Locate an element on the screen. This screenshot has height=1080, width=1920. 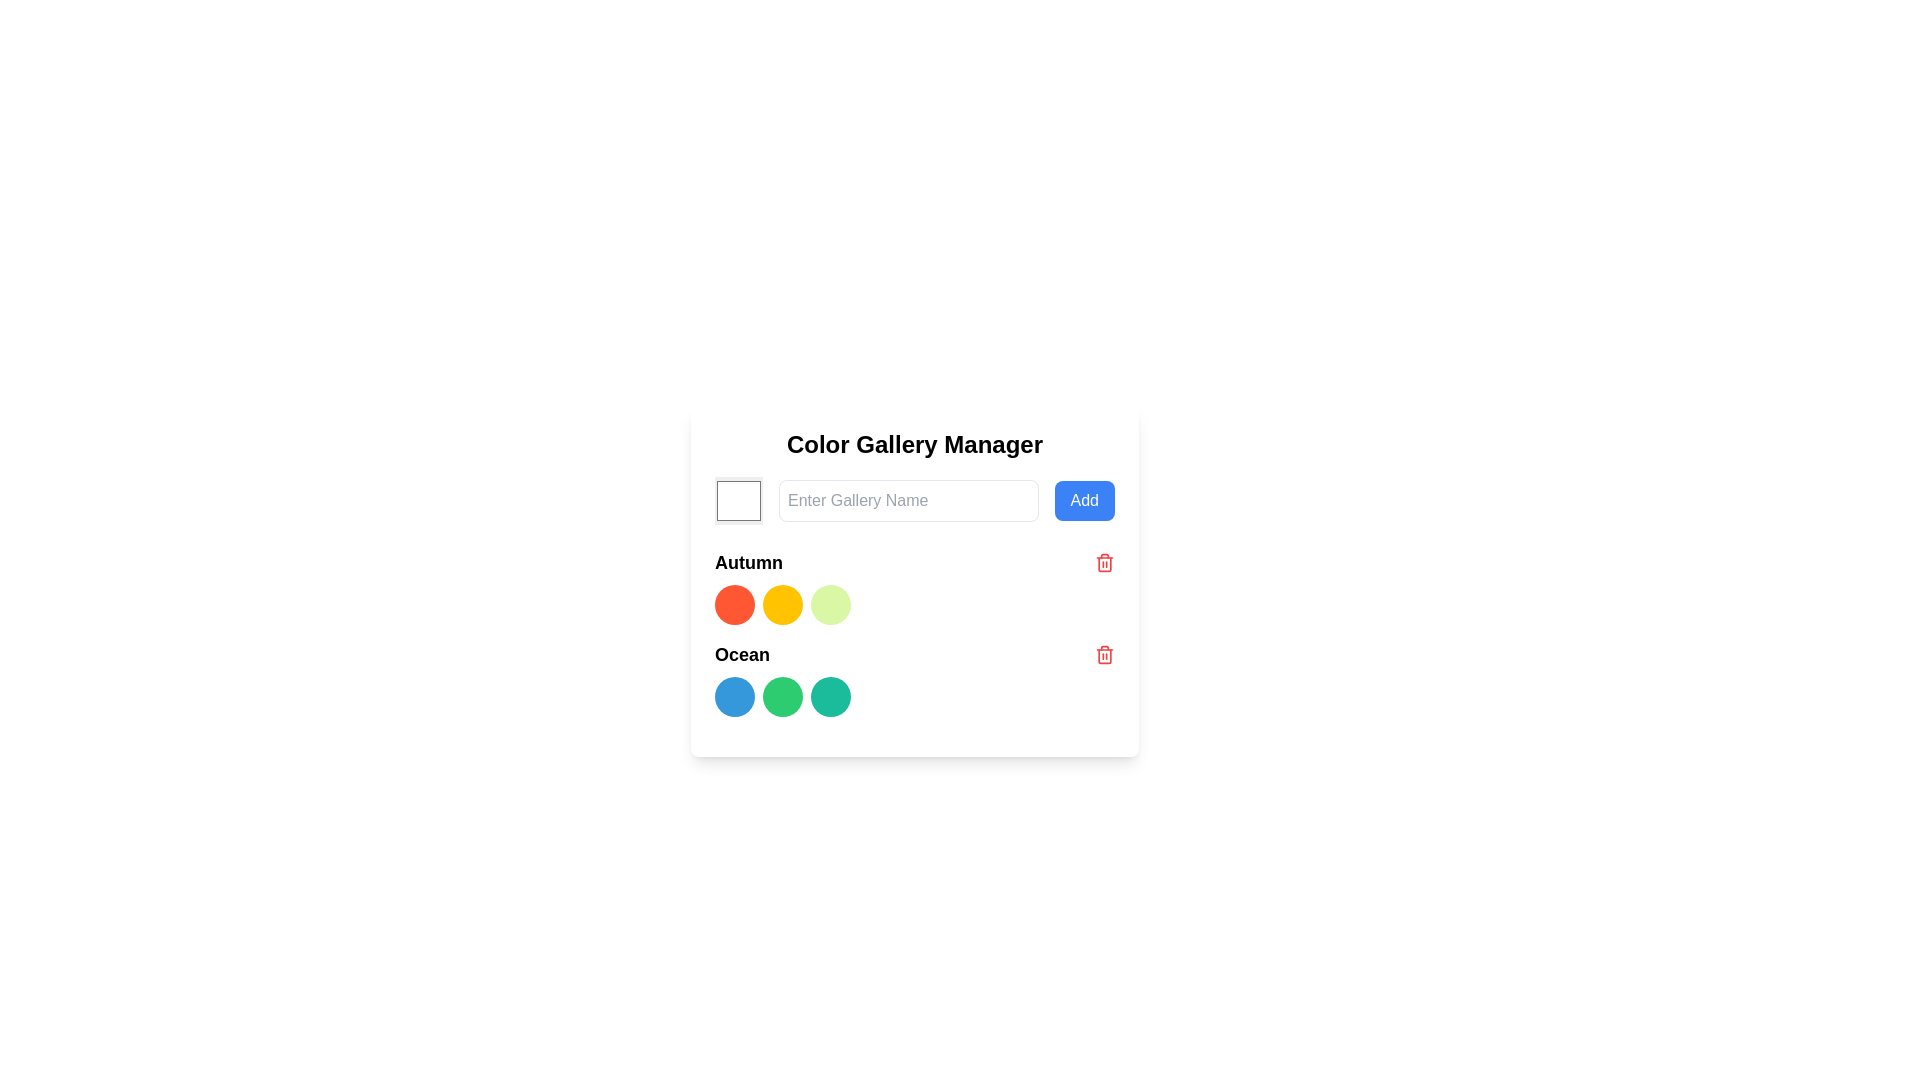
to focus on the text input box labeled 'Enter Gallery Name', which is visually represented by a rectangular shape with rounded corners and a light gray border is located at coordinates (907, 500).